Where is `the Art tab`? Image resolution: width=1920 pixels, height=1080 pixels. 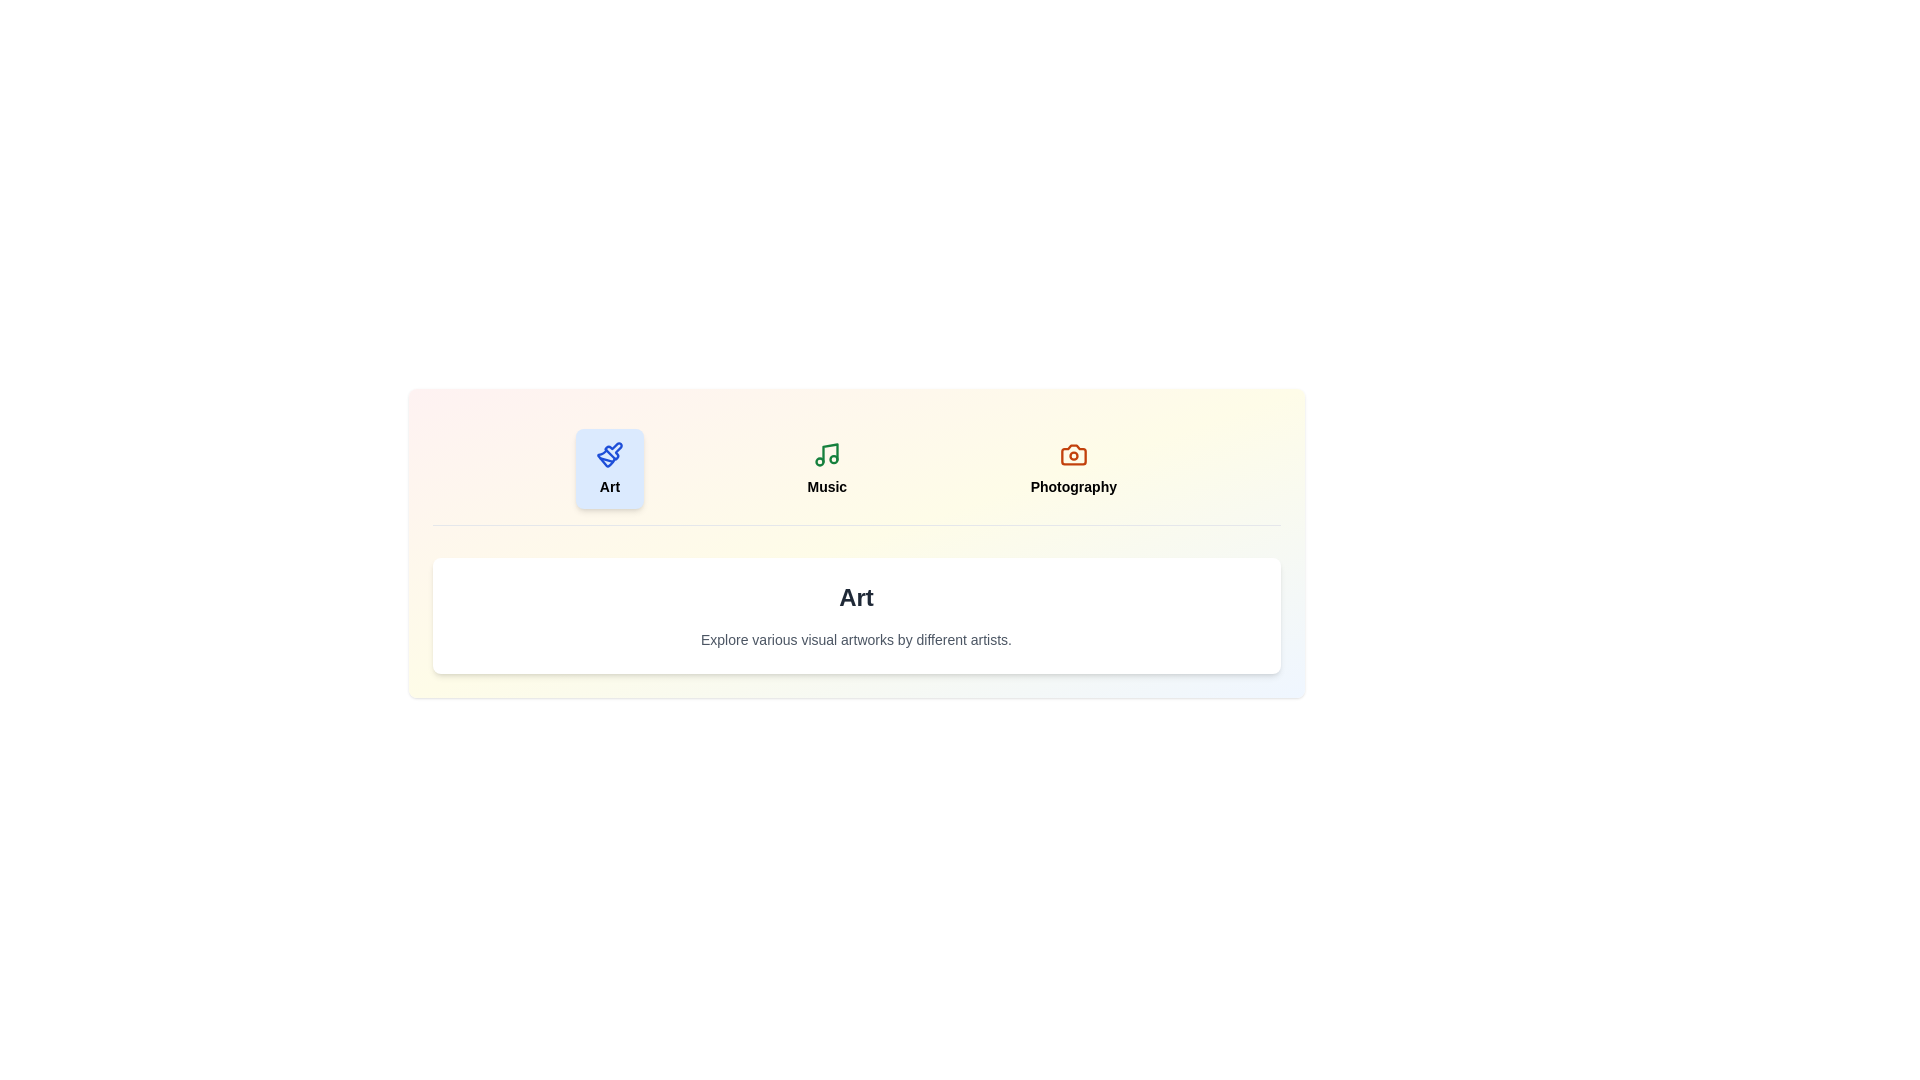 the Art tab is located at coordinates (608, 469).